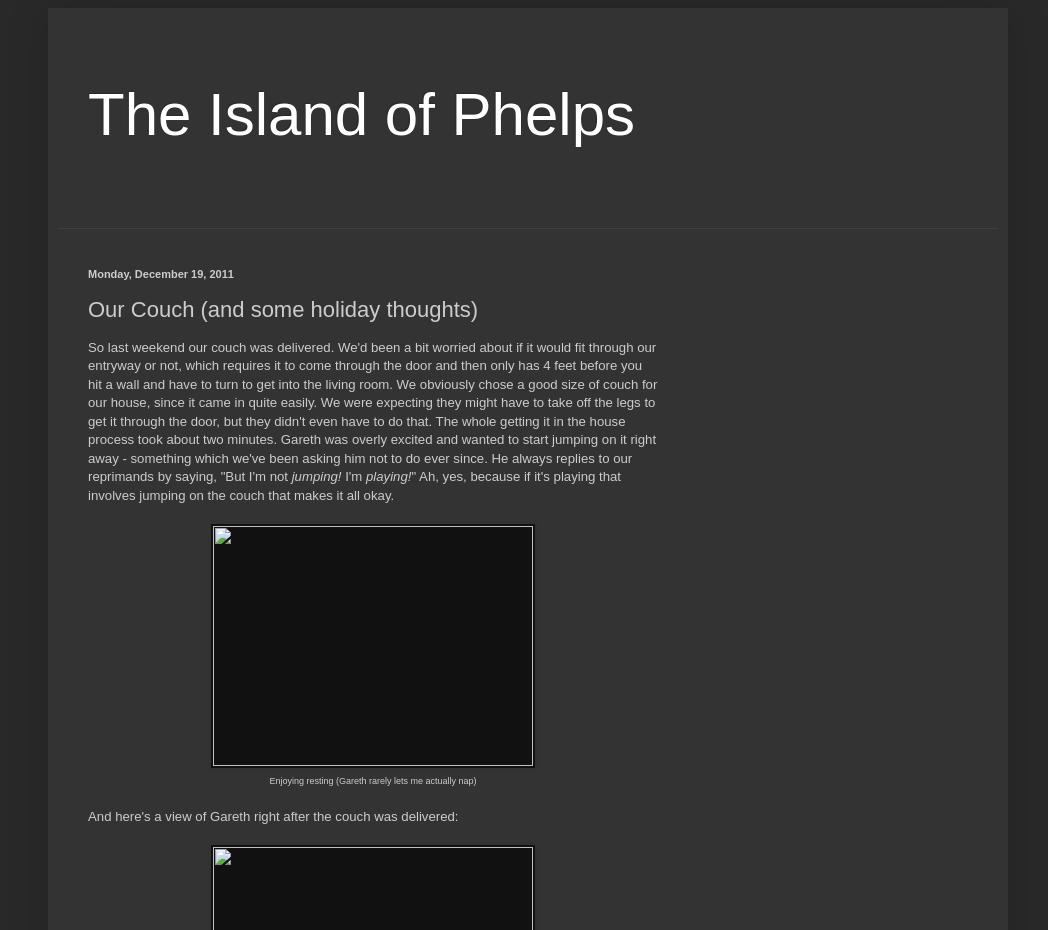 The height and width of the screenshot is (930, 1048). Describe the element at coordinates (281, 308) in the screenshot. I see `'Our Couch (and some holiday thoughts)'` at that location.